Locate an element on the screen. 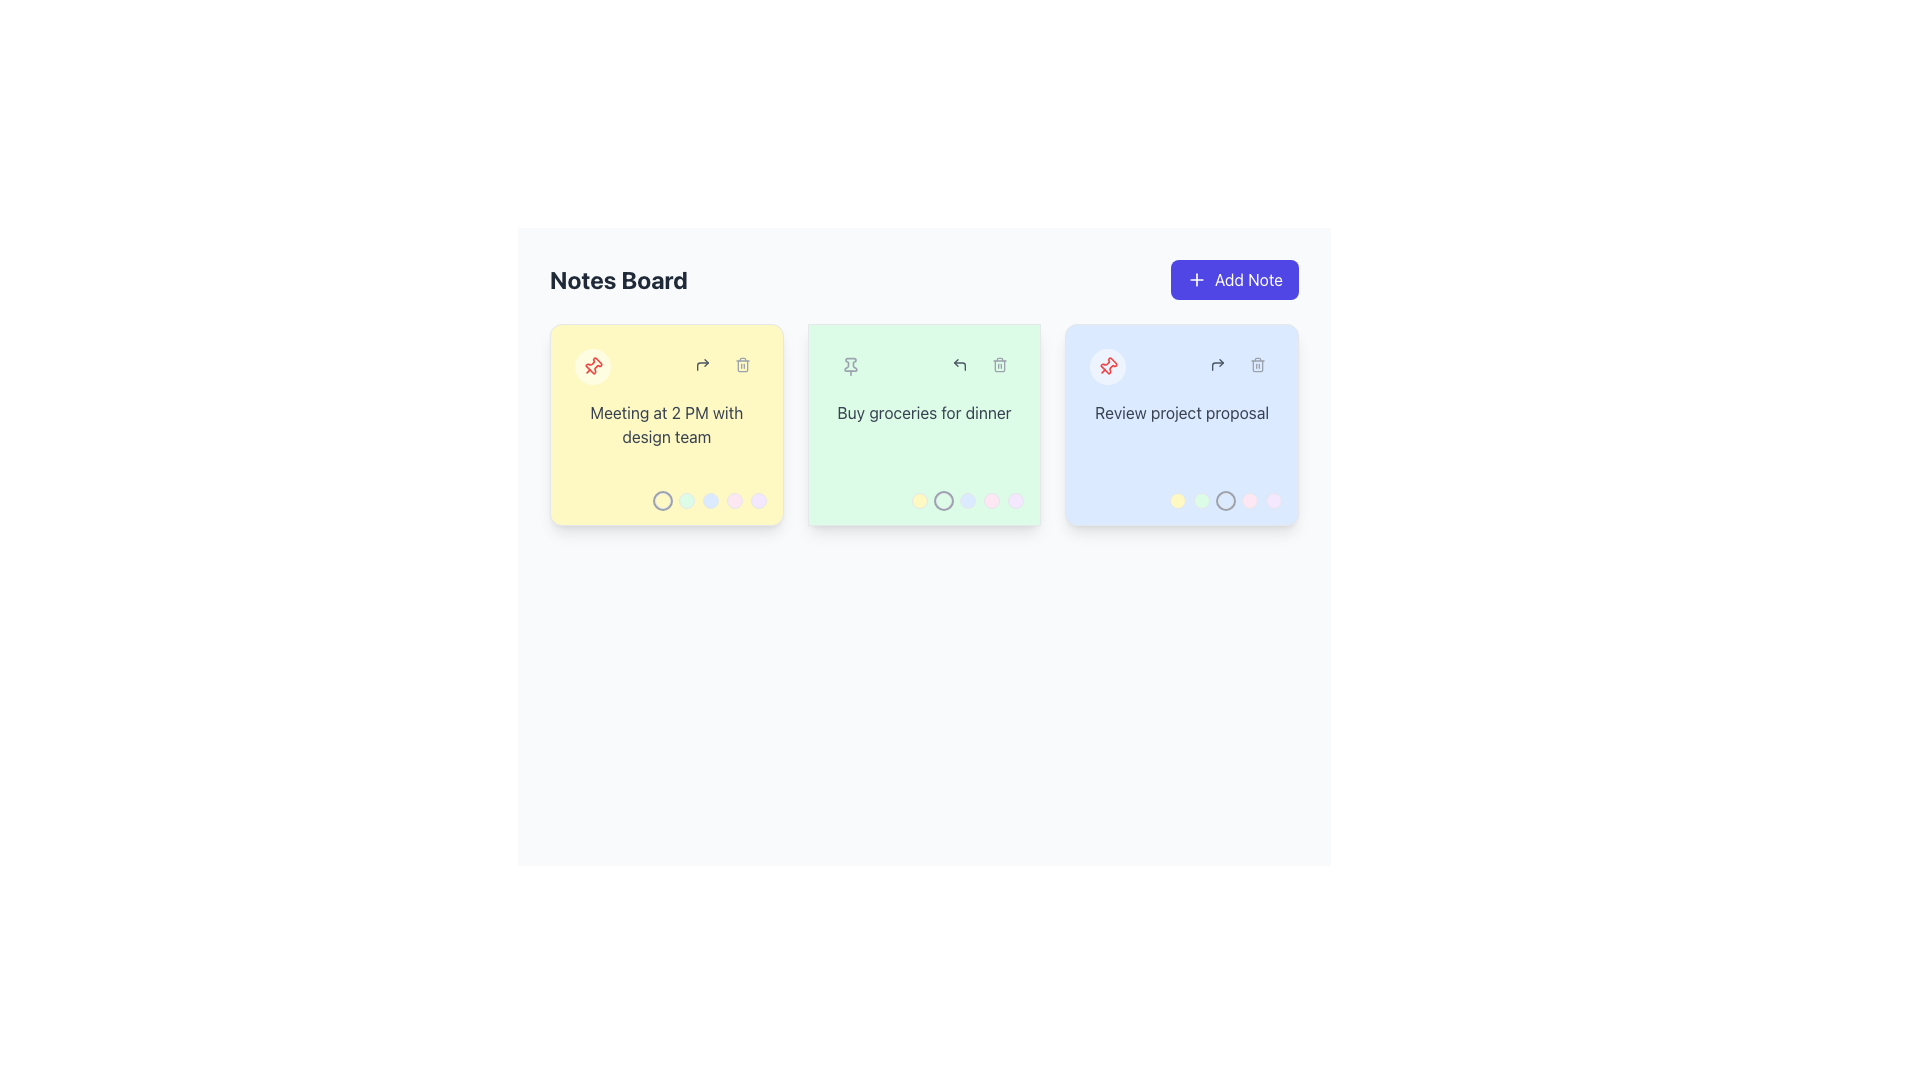 The image size is (1920, 1080). the third circular marker element is located at coordinates (710, 500).